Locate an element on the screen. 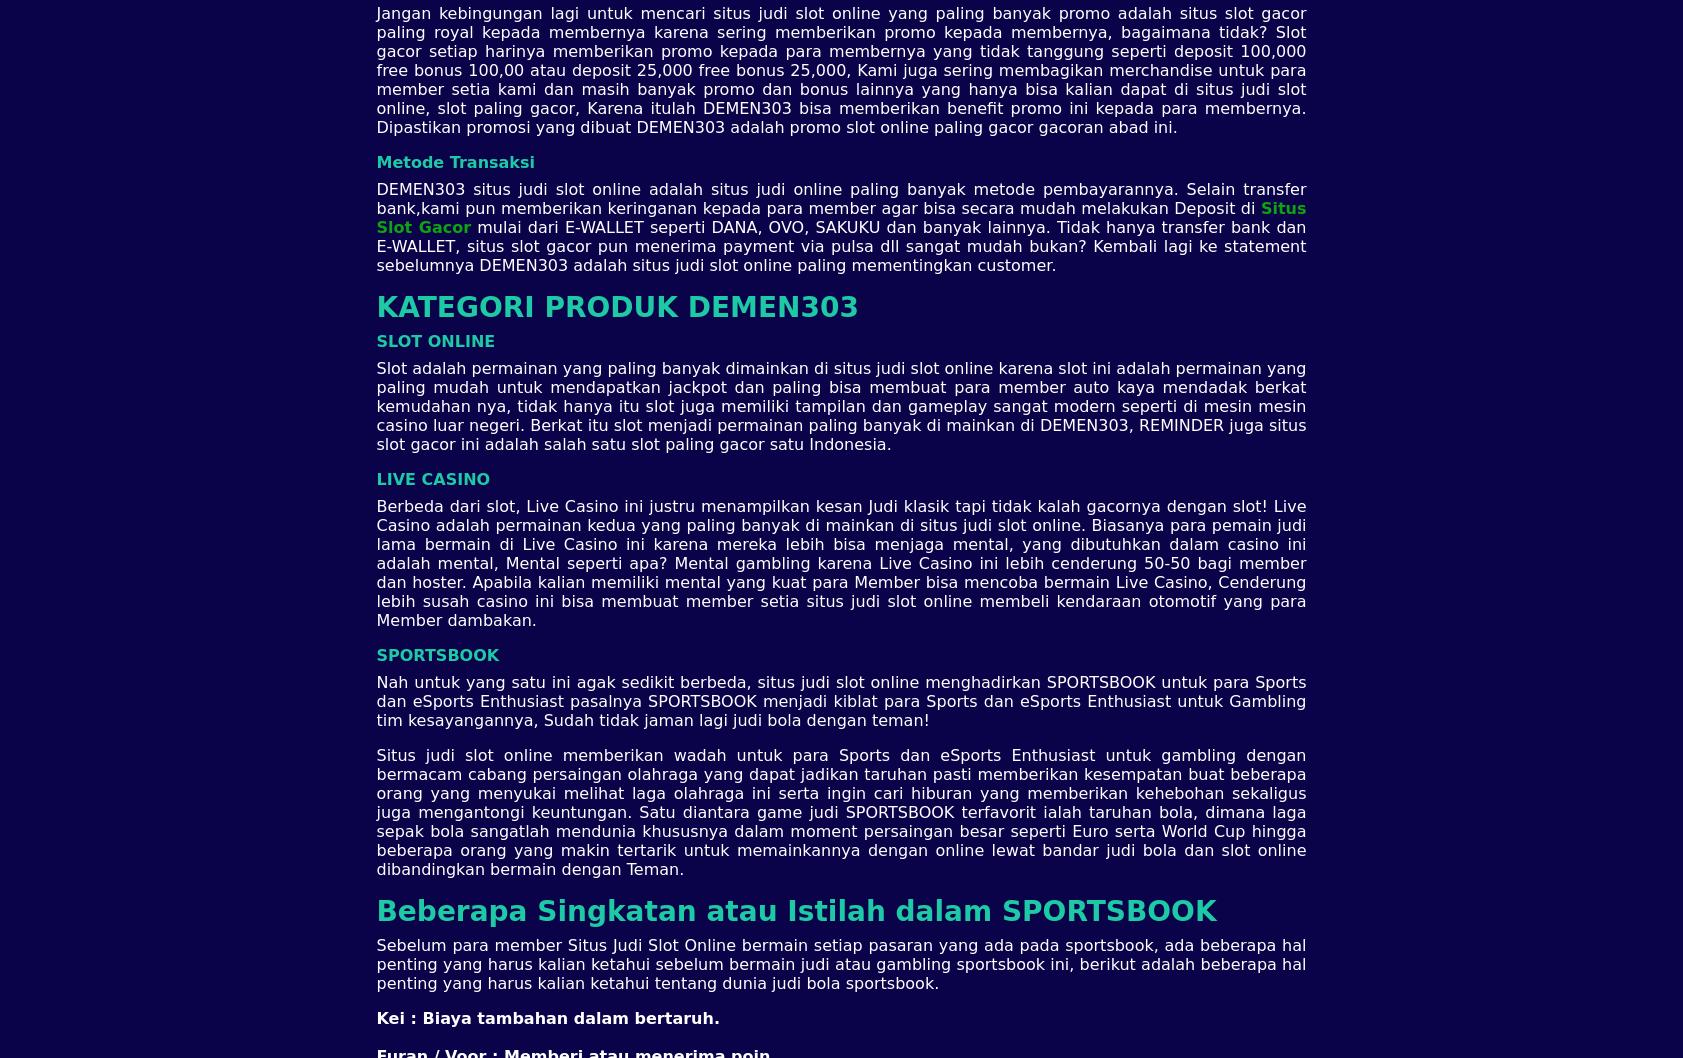 The width and height of the screenshot is (1683, 1058). 'mulai dari E-WALLET seperti DANA, OVO, SAKUKU dan banyak lainnya. Tidak hanya transfer bank dan E-WALLET, situs slot gacor pun menerima payment via pulsa dll sangat mudah bukan? Kembali lagi ke statement sebelumnya DEMEN303 adalah situs judi slot online paling mementingkan customer.' is located at coordinates (839, 245).